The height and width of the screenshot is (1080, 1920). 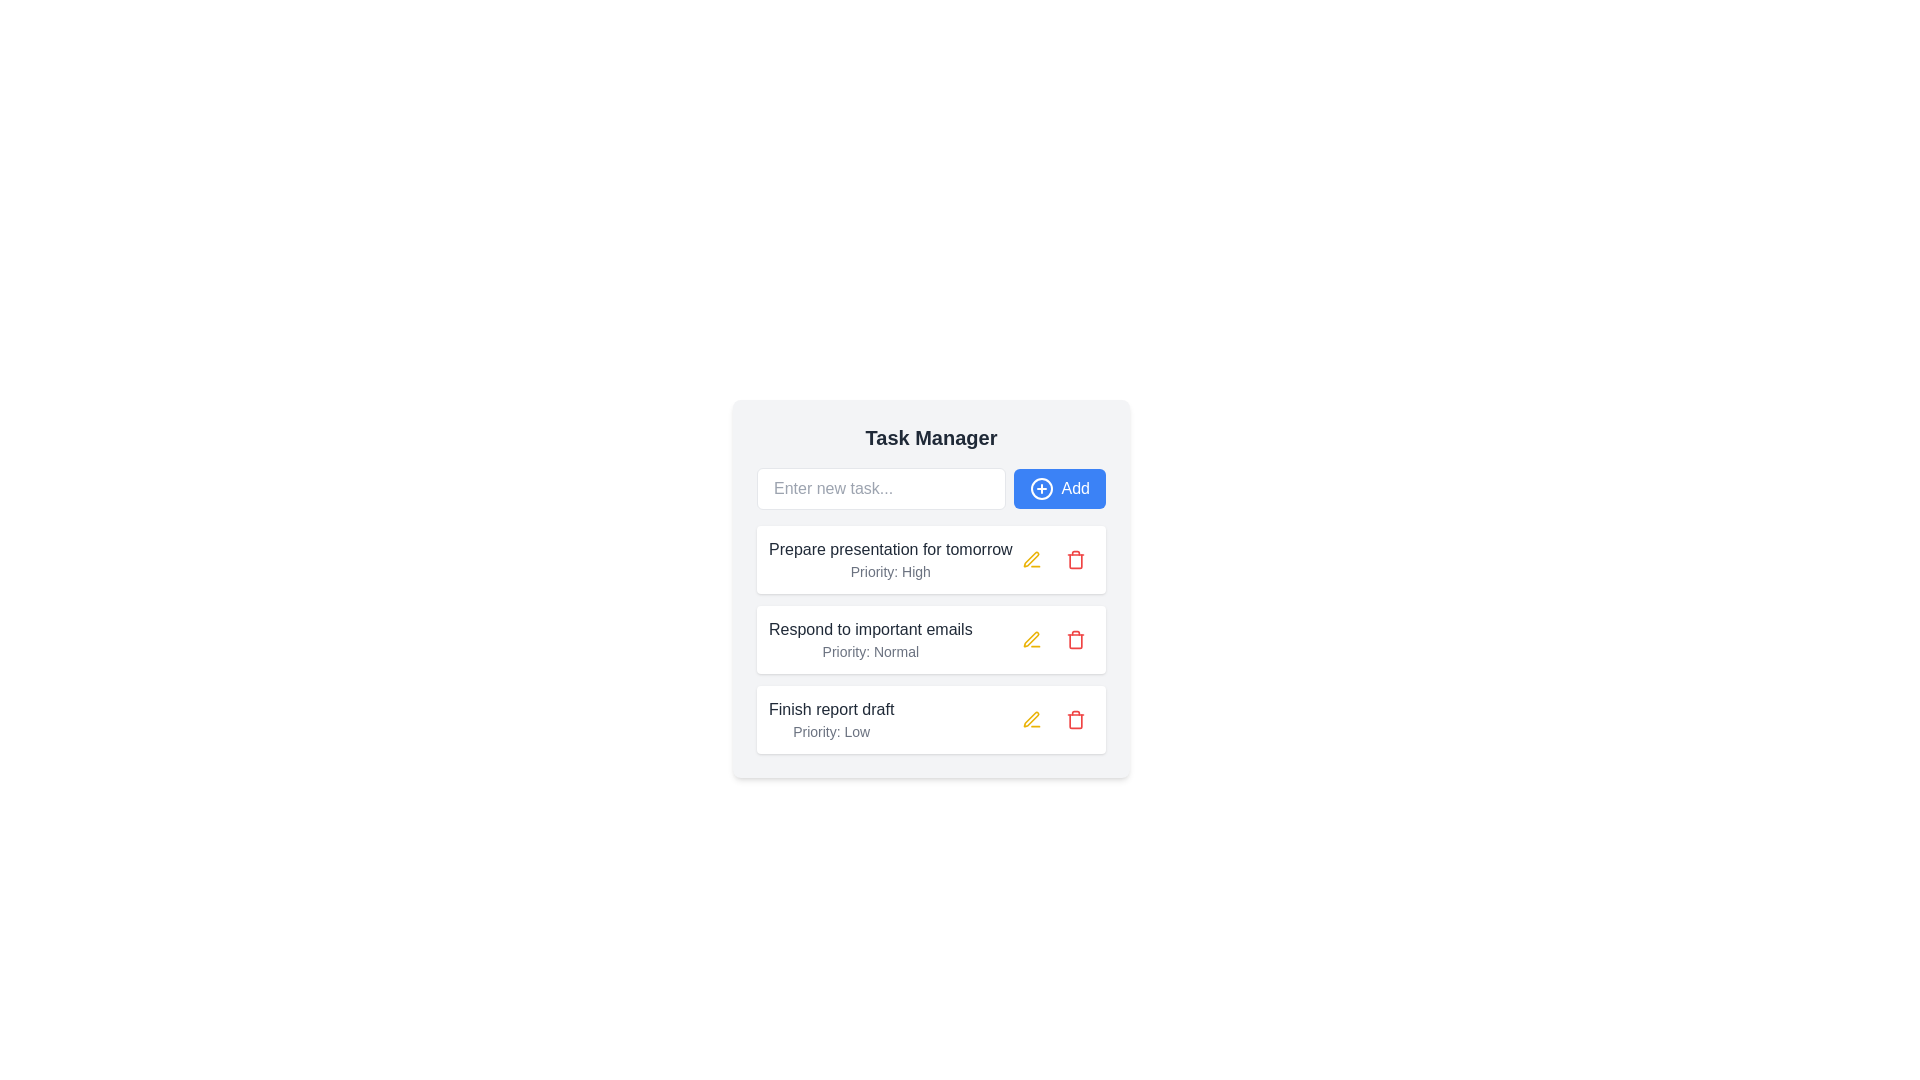 I want to click on the 'Task Manager' title label, which indicates the purpose of the UI module below it, so click(x=930, y=437).